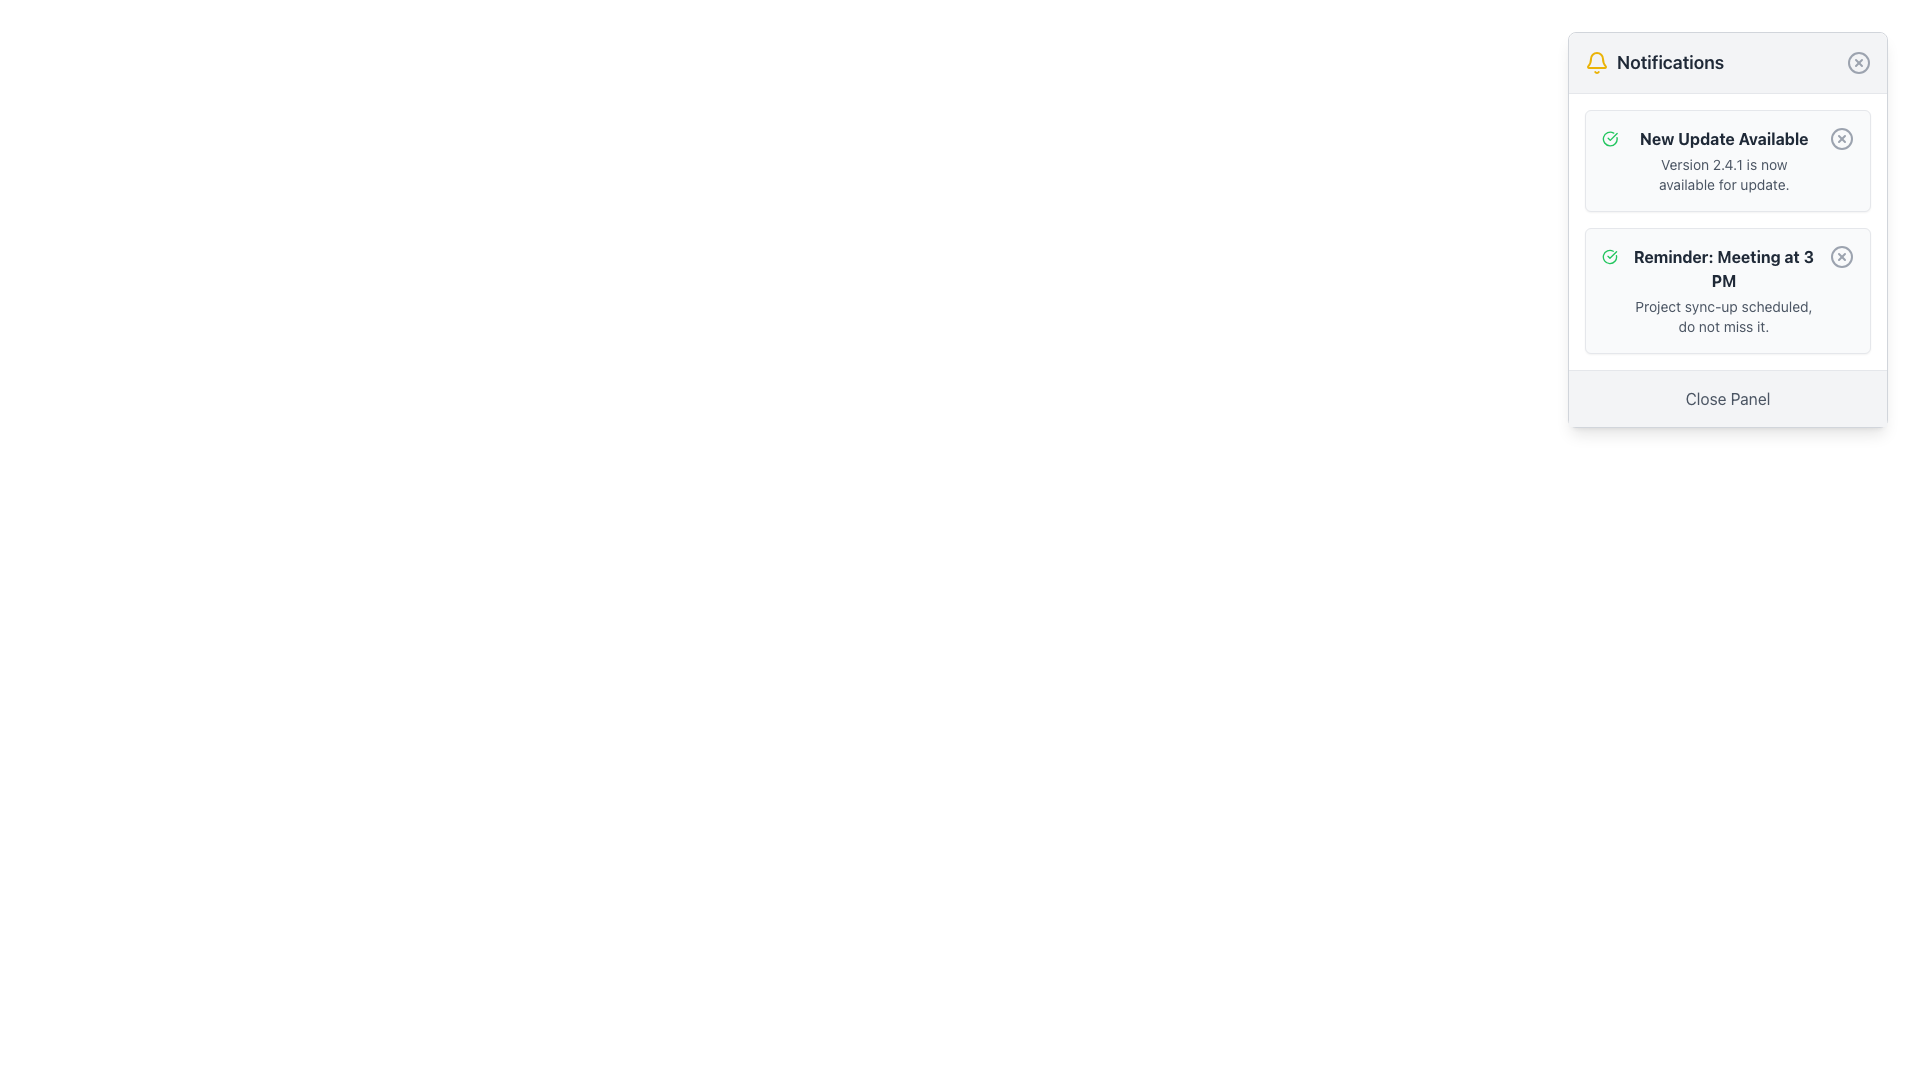 This screenshot has width=1920, height=1080. I want to click on the circular graphical component of the SVG icon representing the close function, located in the upper-right area of the notification panel next to the 'New Update Available' notification entry, so click(1841, 137).